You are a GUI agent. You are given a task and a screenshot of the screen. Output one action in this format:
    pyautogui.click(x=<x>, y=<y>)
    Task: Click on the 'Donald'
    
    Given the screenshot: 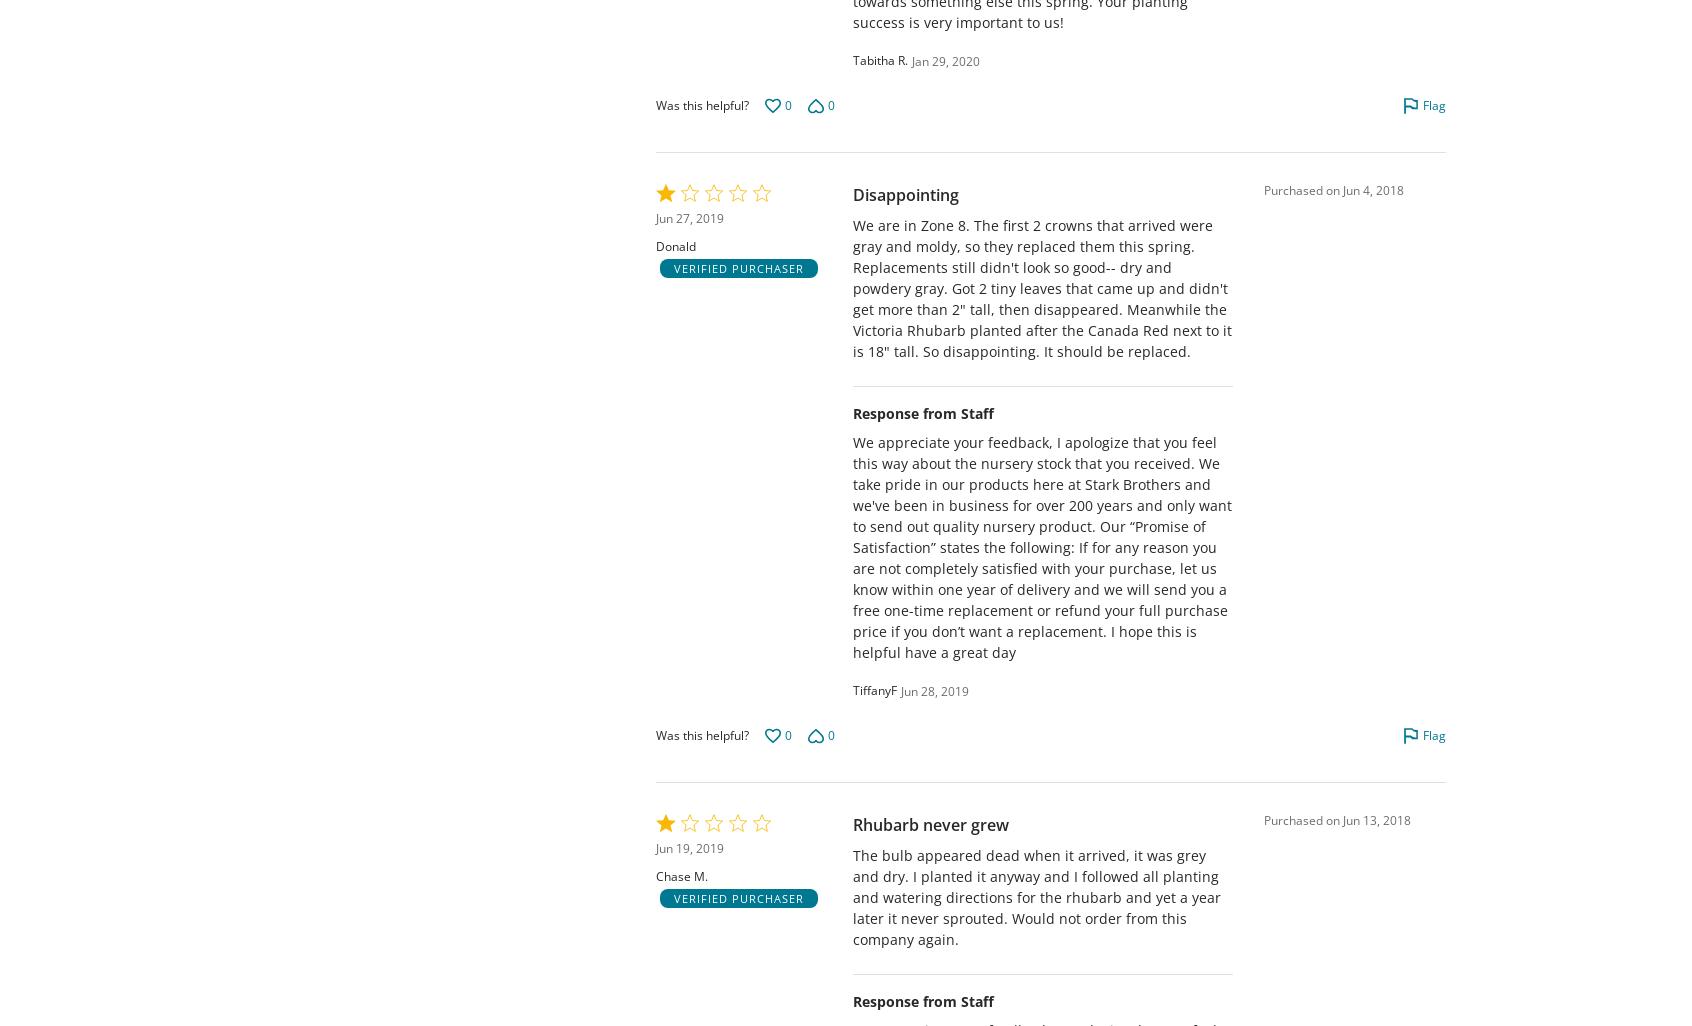 What is the action you would take?
    pyautogui.click(x=675, y=246)
    